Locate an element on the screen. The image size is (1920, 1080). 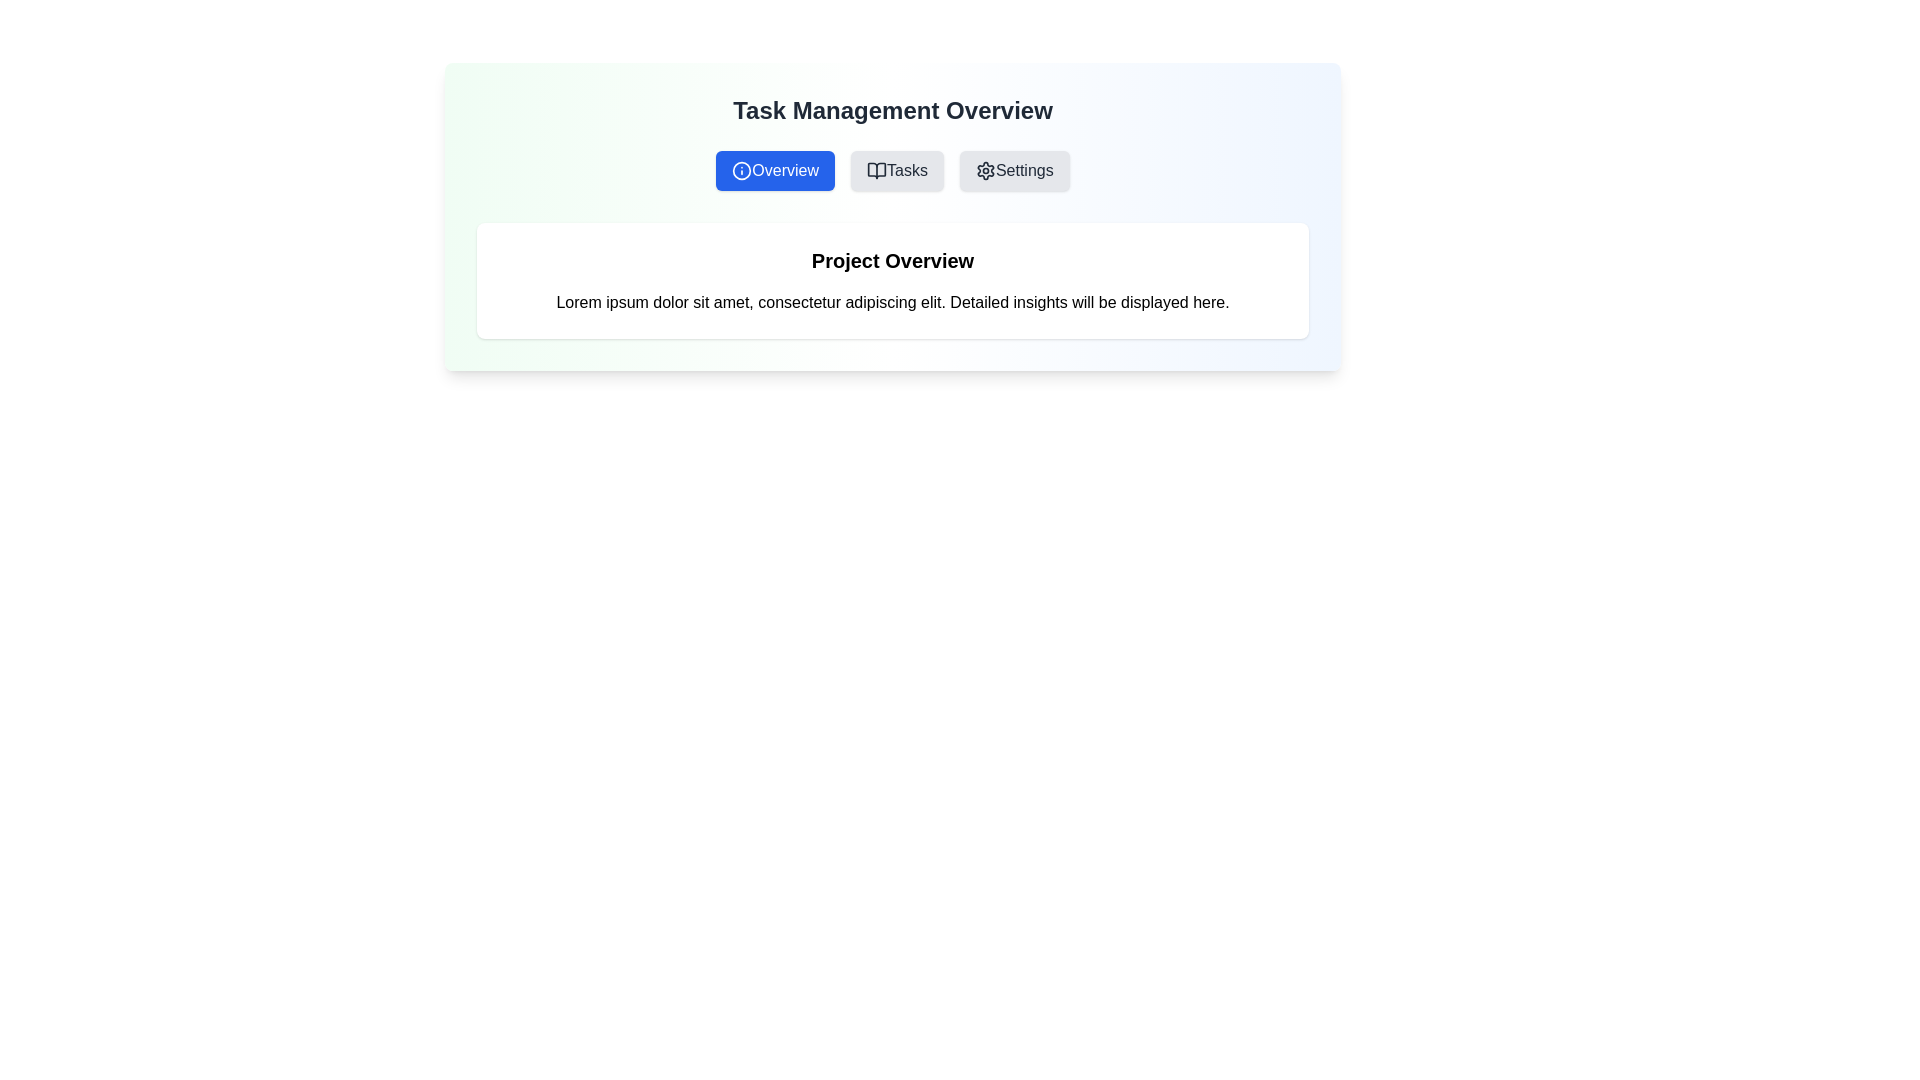
displayed information from the rectangular content box labeled 'Project Overview' with a white background and padding located below the 'Overview,' 'Tasks,' and 'Settings' buttons is located at coordinates (891, 281).